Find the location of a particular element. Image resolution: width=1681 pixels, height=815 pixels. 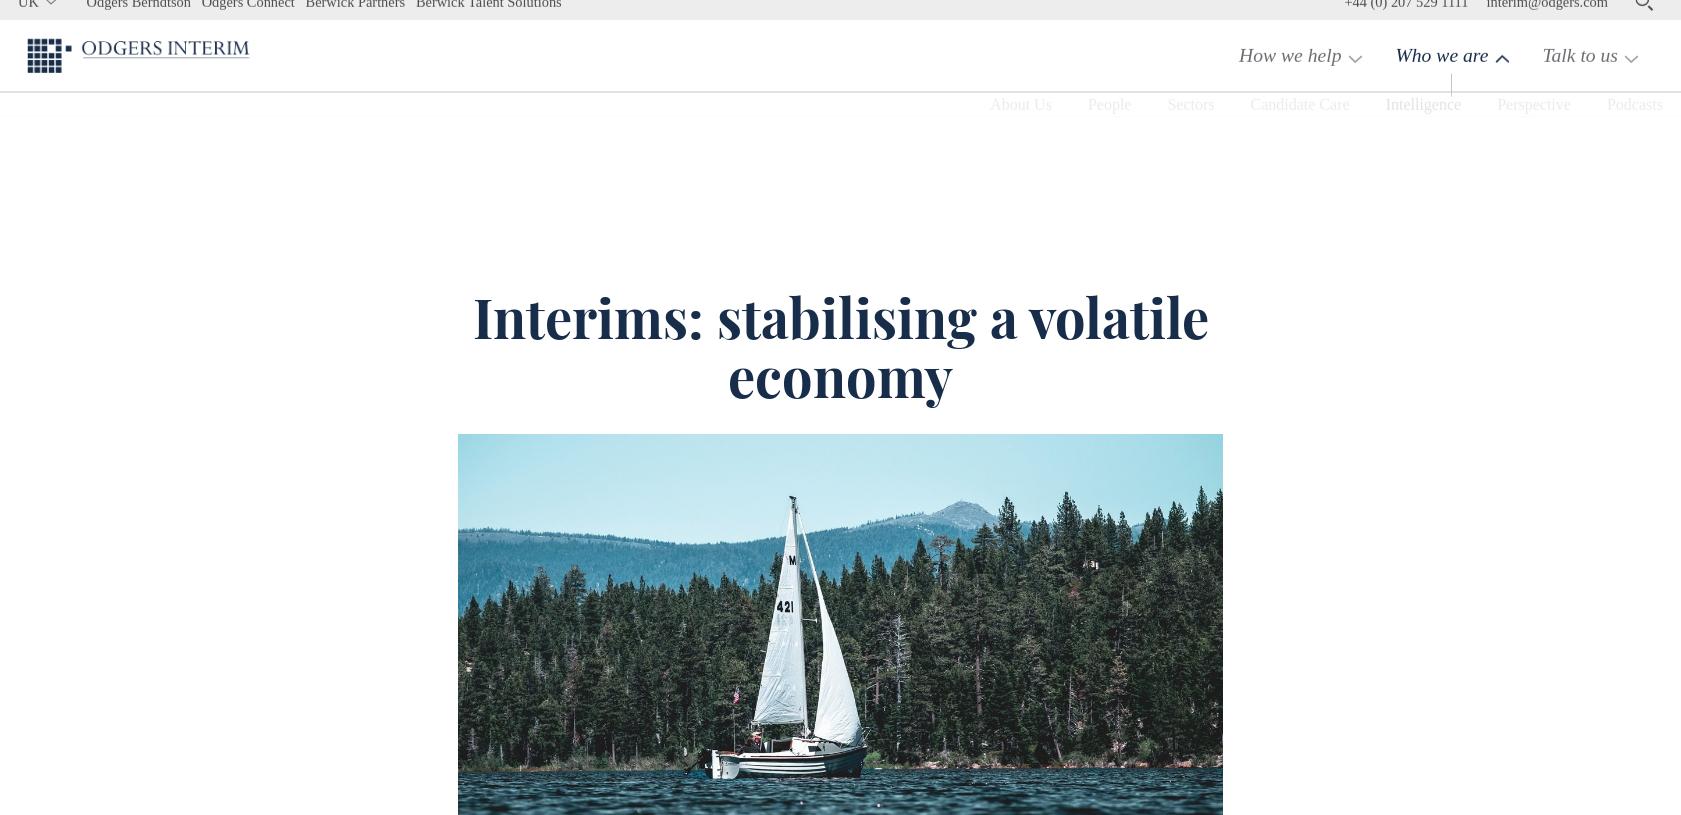

'+44 (0) 207 529 1111' is located at coordinates (1405, 17).